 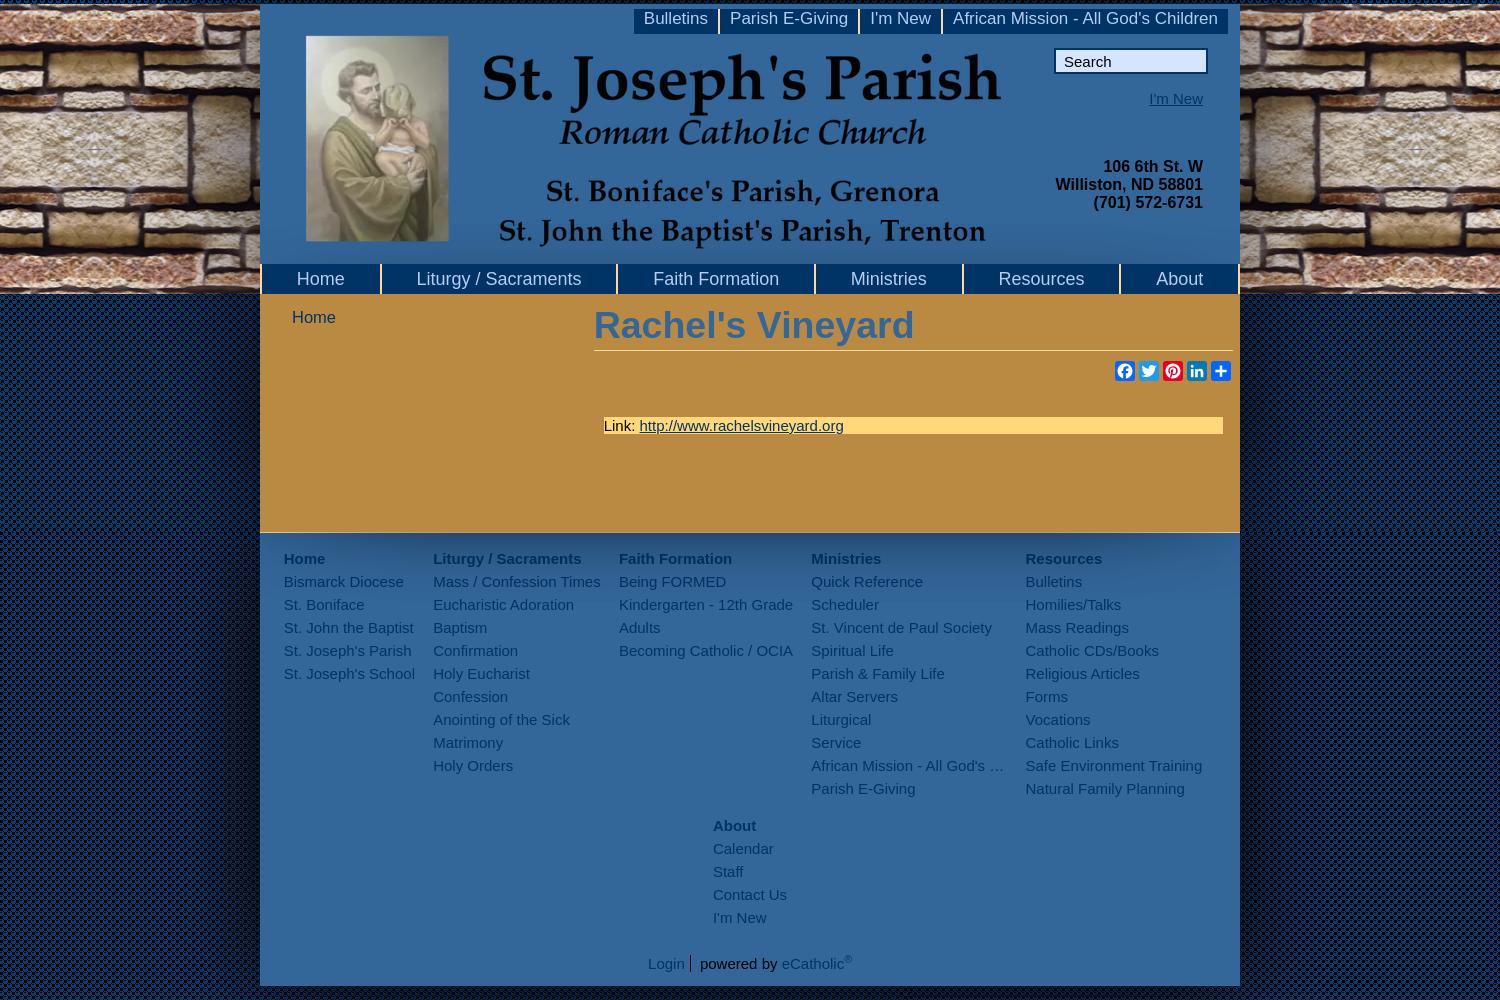 What do you see at coordinates (347, 673) in the screenshot?
I see `'St. Joseph's School'` at bounding box center [347, 673].